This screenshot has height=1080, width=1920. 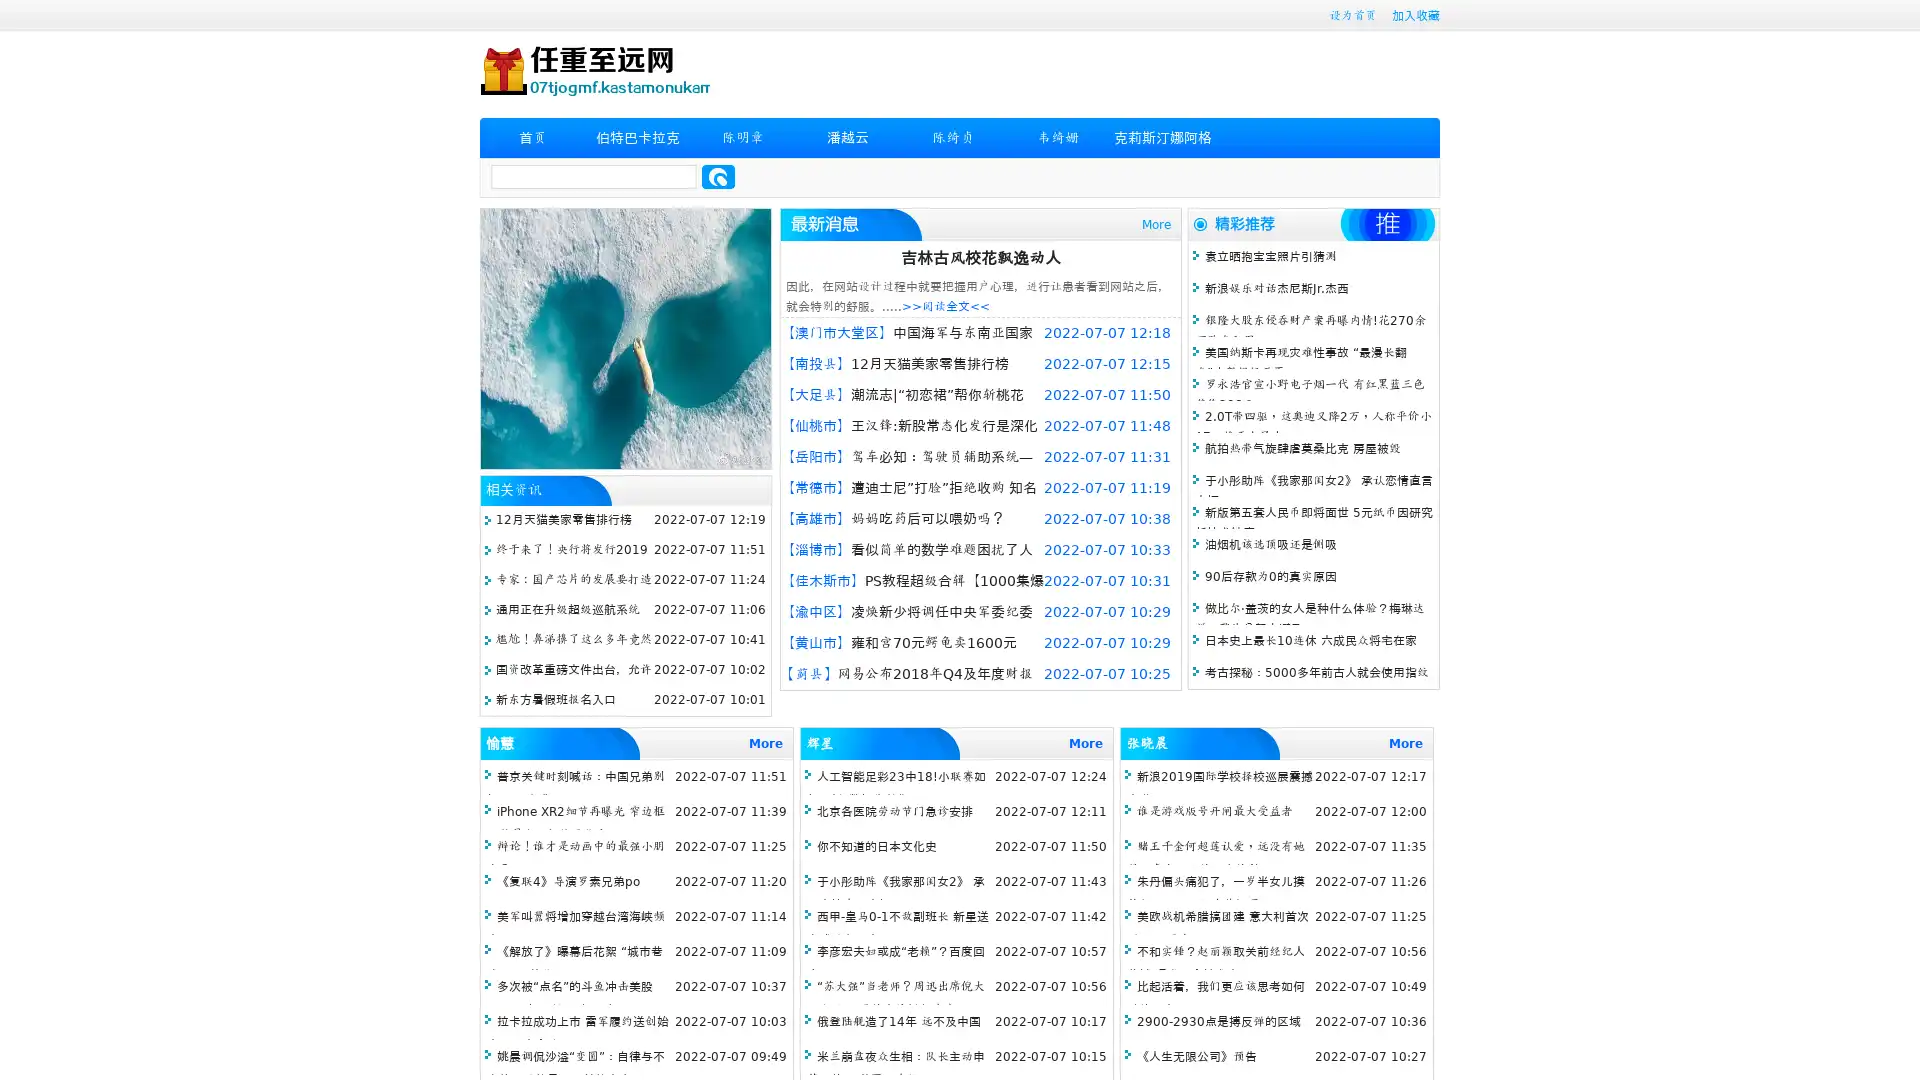 What do you see at coordinates (718, 176) in the screenshot?
I see `Search` at bounding box center [718, 176].